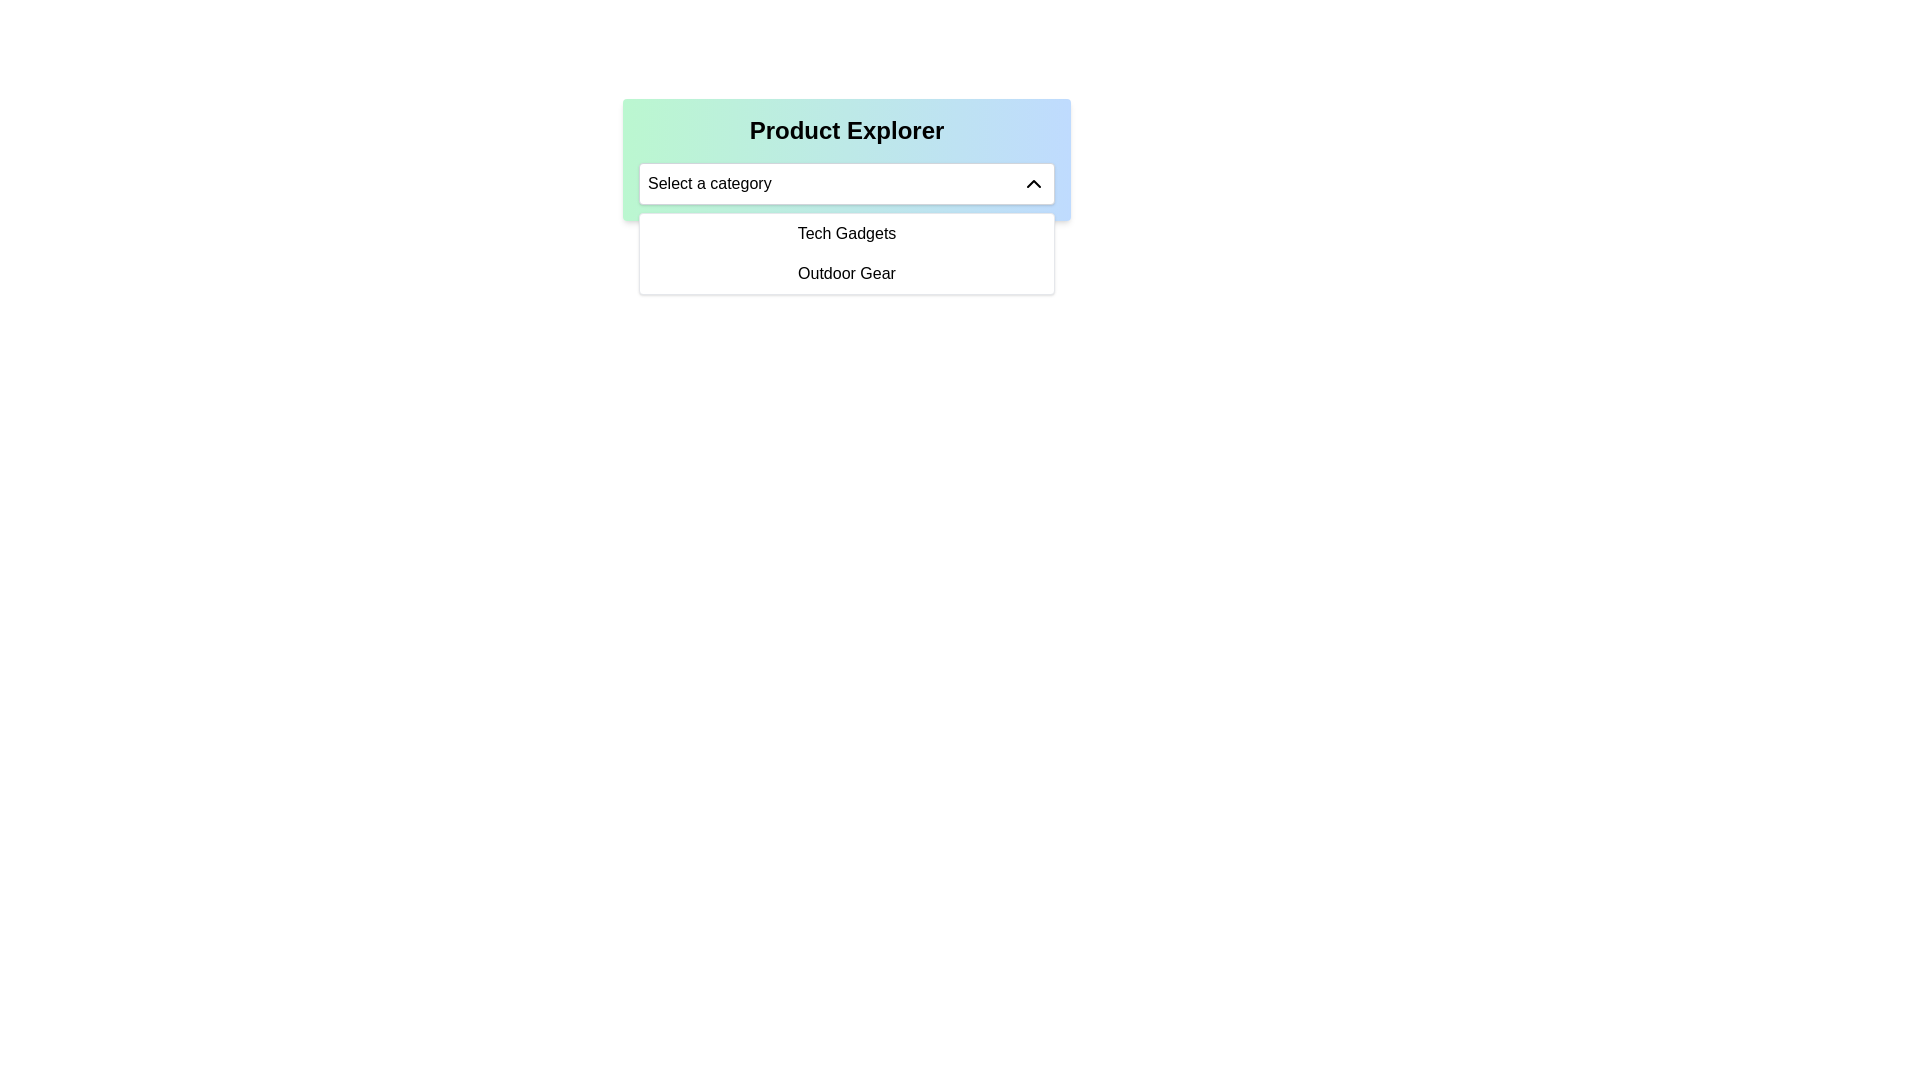  Describe the element at coordinates (1033, 184) in the screenshot. I see `the upward-pointing chevron icon used for collapsing the dropdown menu located within the 'Select a category' dropdown interface` at that location.